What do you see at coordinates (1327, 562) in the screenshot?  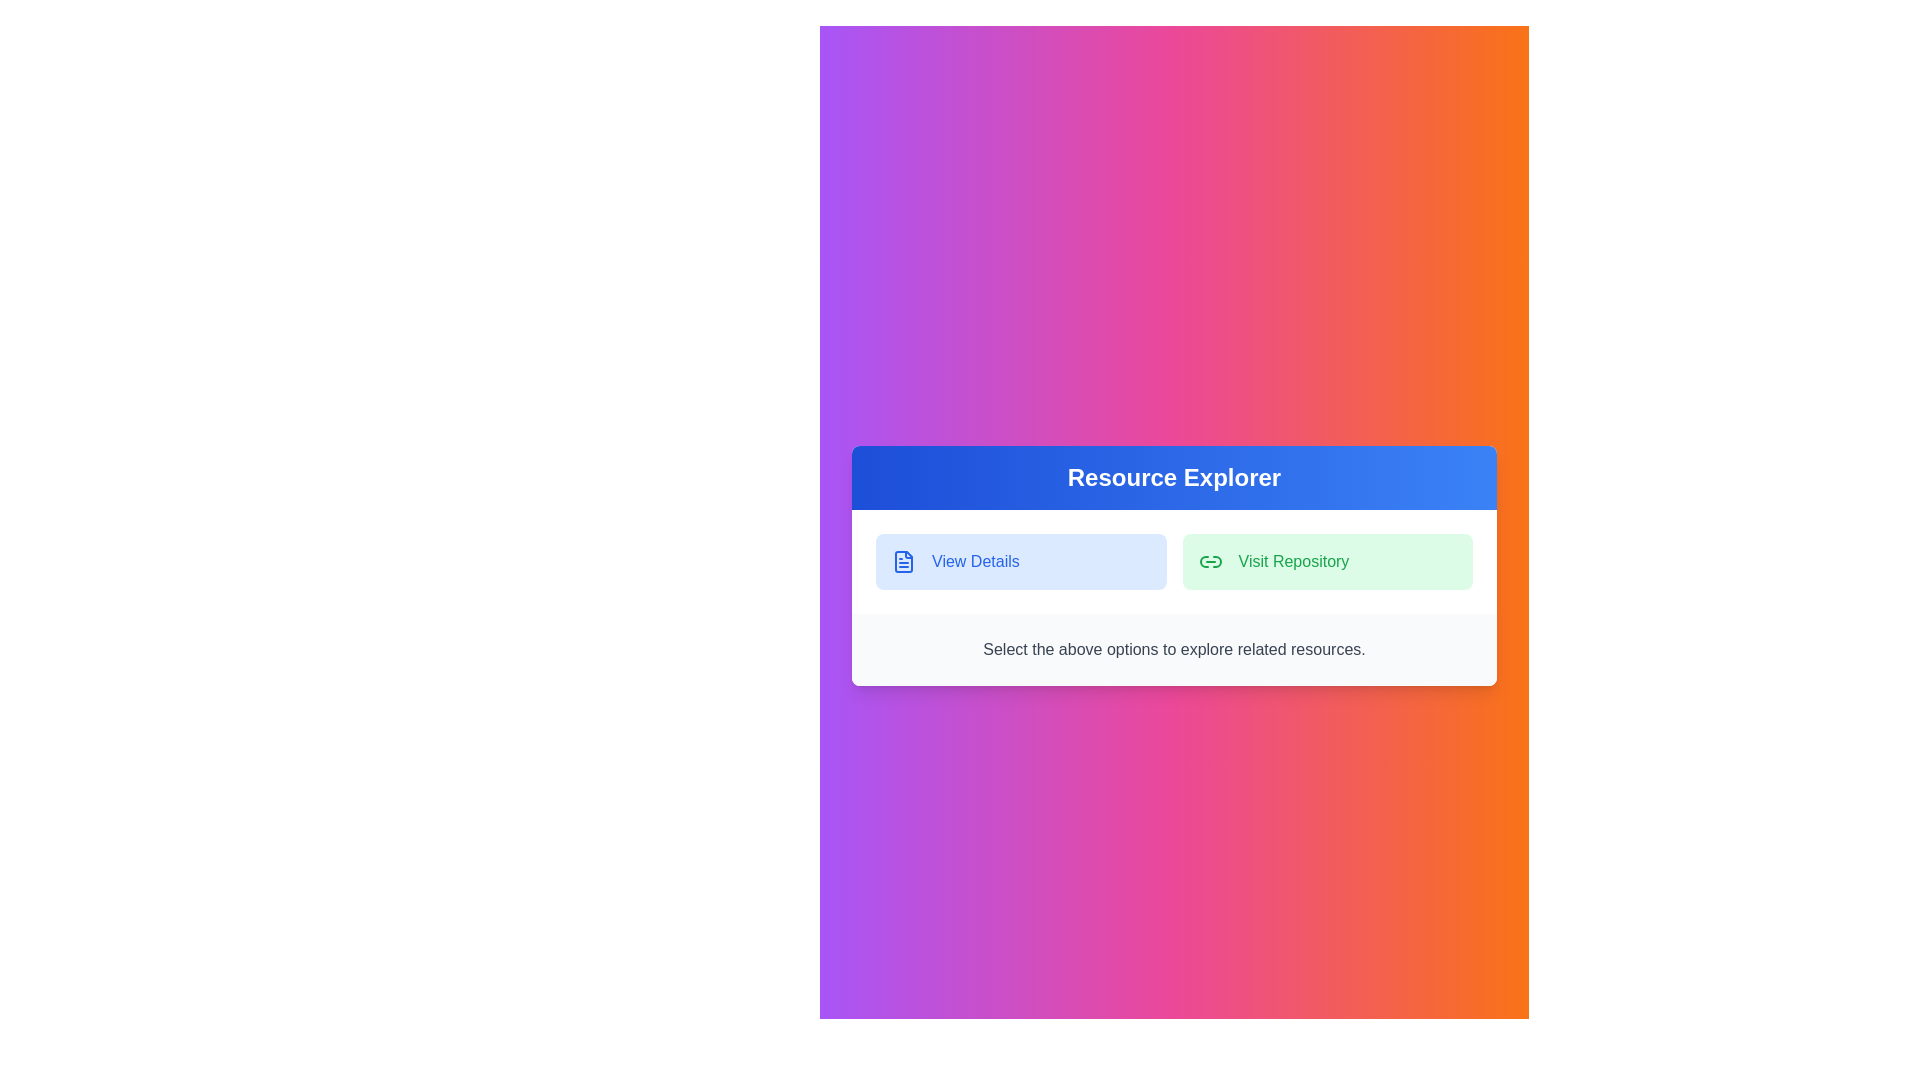 I see `the button with a green background labeled 'Visit Repository'` at bounding box center [1327, 562].